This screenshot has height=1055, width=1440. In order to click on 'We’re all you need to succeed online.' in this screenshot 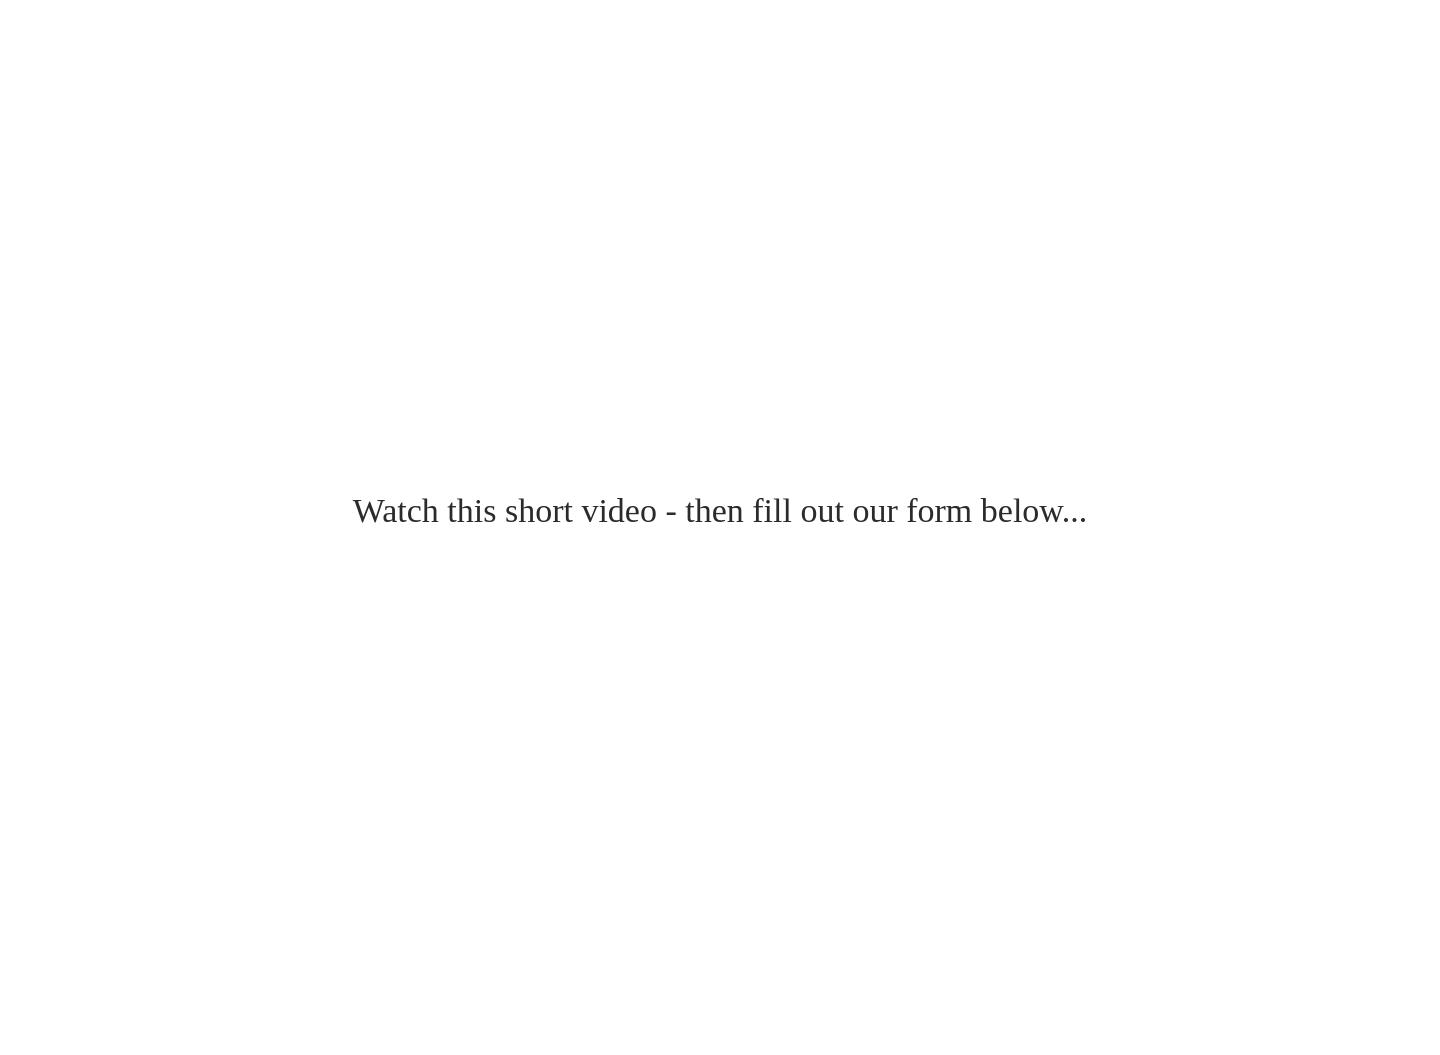, I will do `click(1135, 23)`.